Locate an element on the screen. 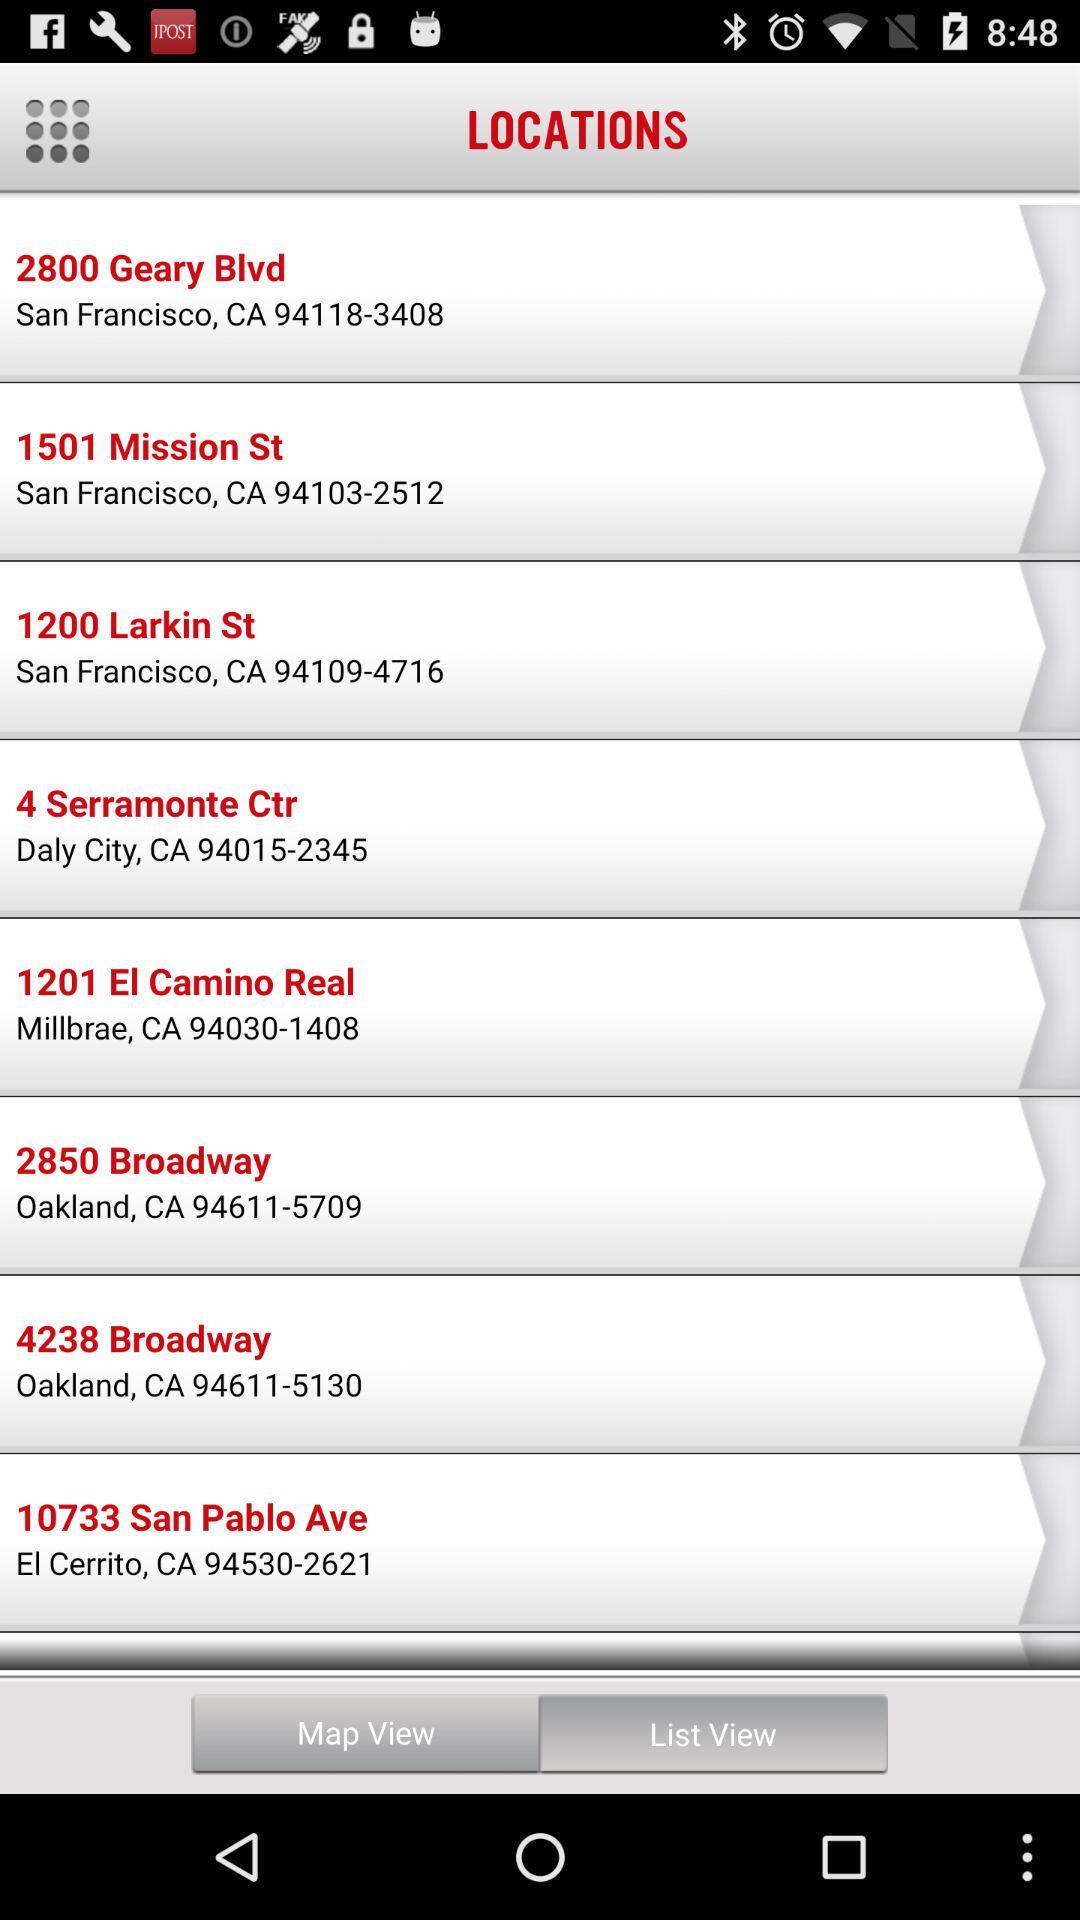 Image resolution: width=1080 pixels, height=1920 pixels. the icon below the oakland ca 94611 app is located at coordinates (191, 1520).